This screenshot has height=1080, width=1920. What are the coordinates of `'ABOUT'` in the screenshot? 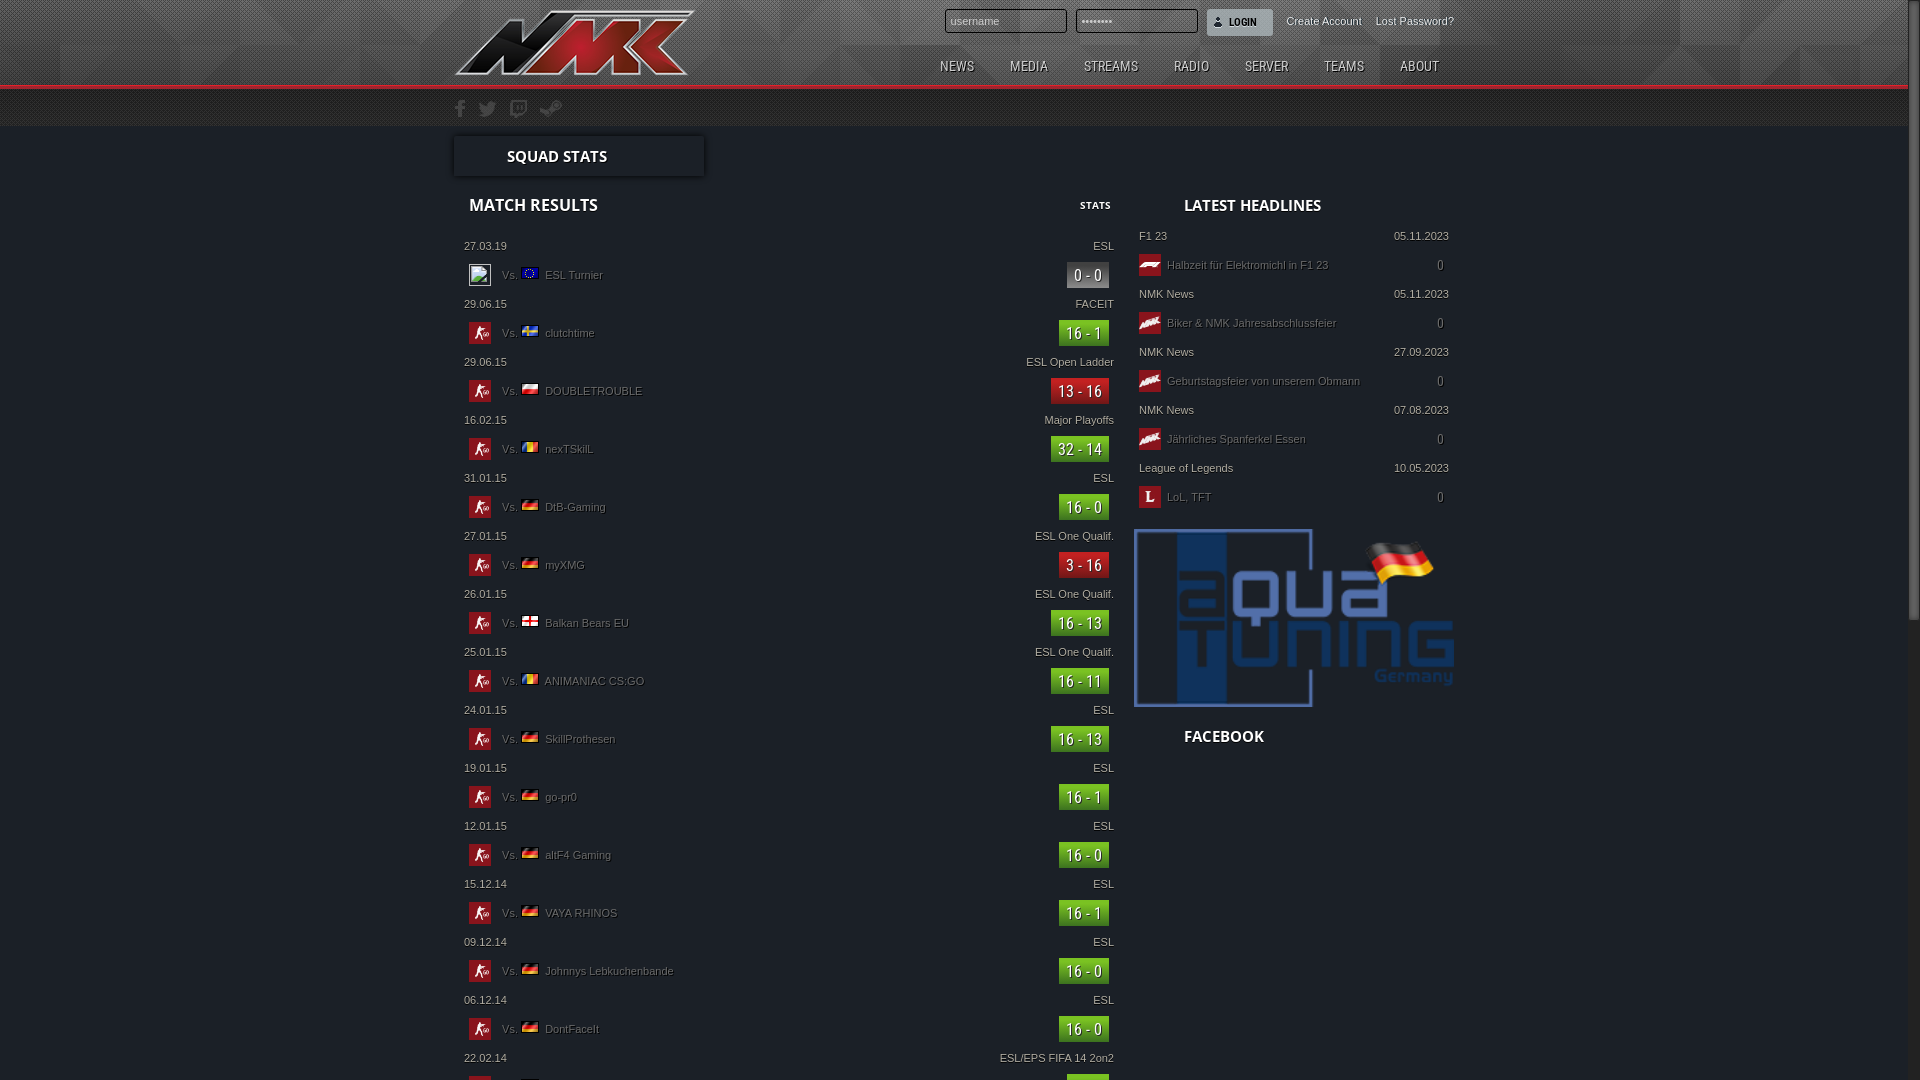 It's located at (1384, 64).